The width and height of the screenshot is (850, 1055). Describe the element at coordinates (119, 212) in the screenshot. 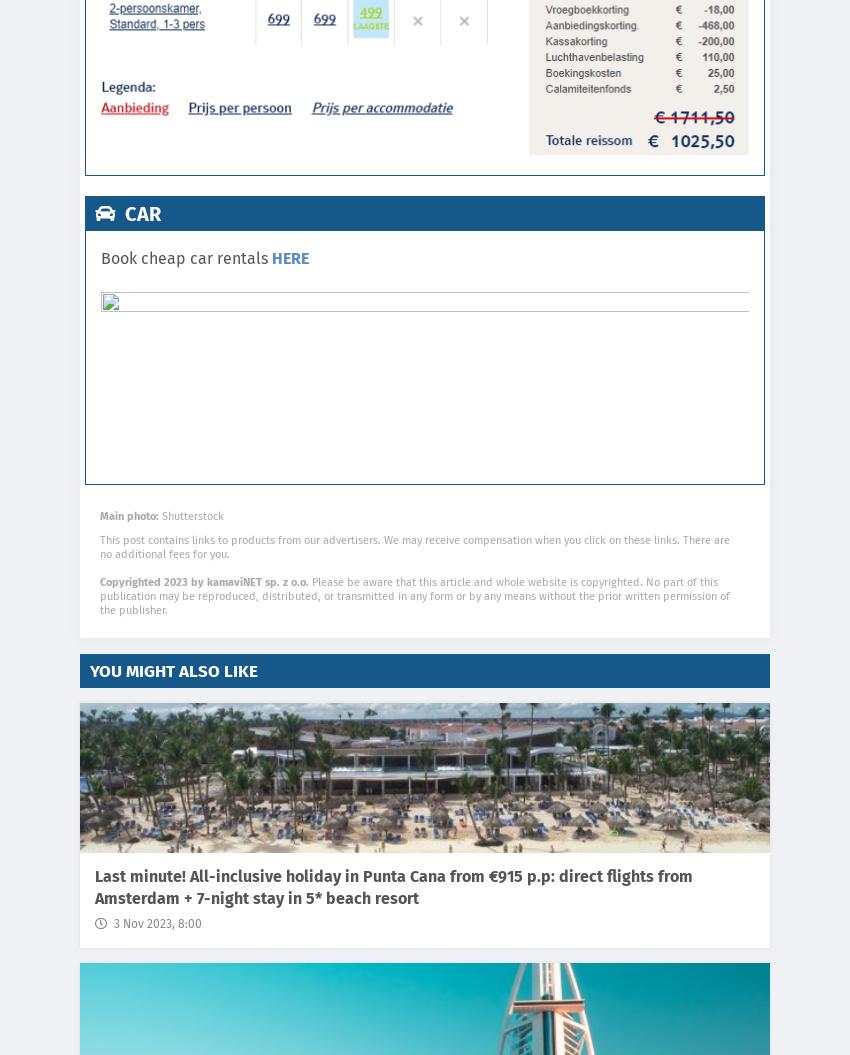

I see `'Car'` at that location.